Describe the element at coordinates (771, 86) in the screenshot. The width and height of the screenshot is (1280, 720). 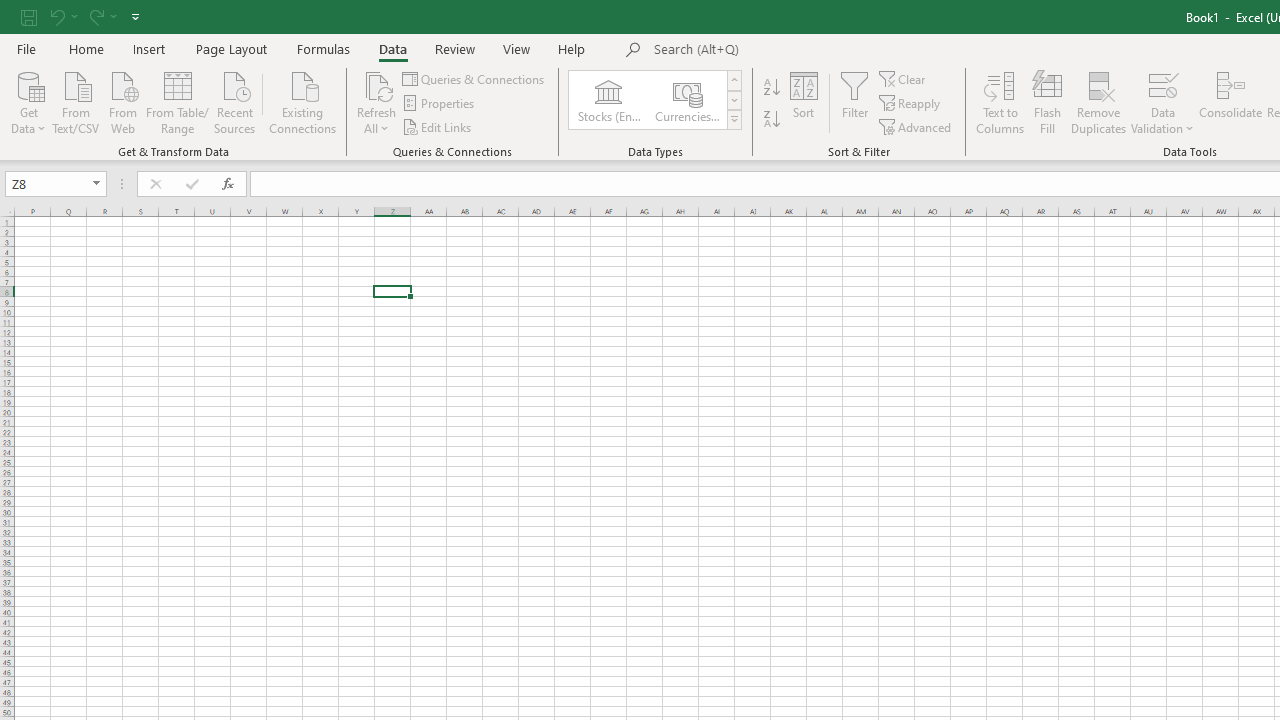
I see `'Sort A to Z'` at that location.